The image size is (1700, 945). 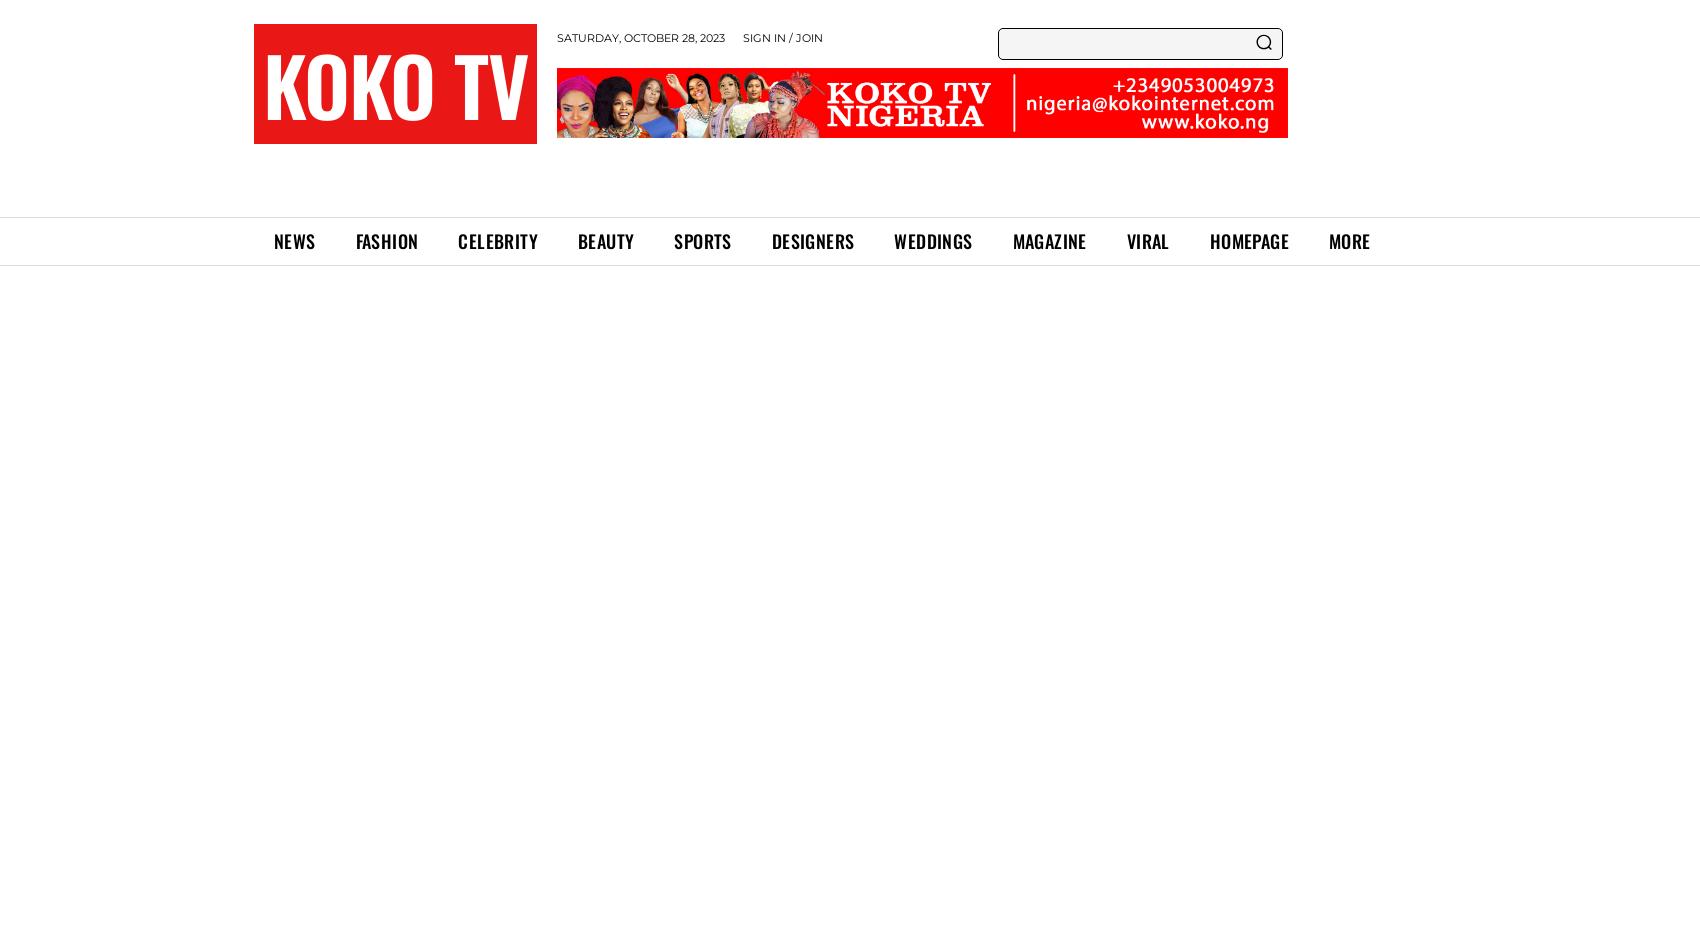 What do you see at coordinates (932, 239) in the screenshot?
I see `'WEDDINGS'` at bounding box center [932, 239].